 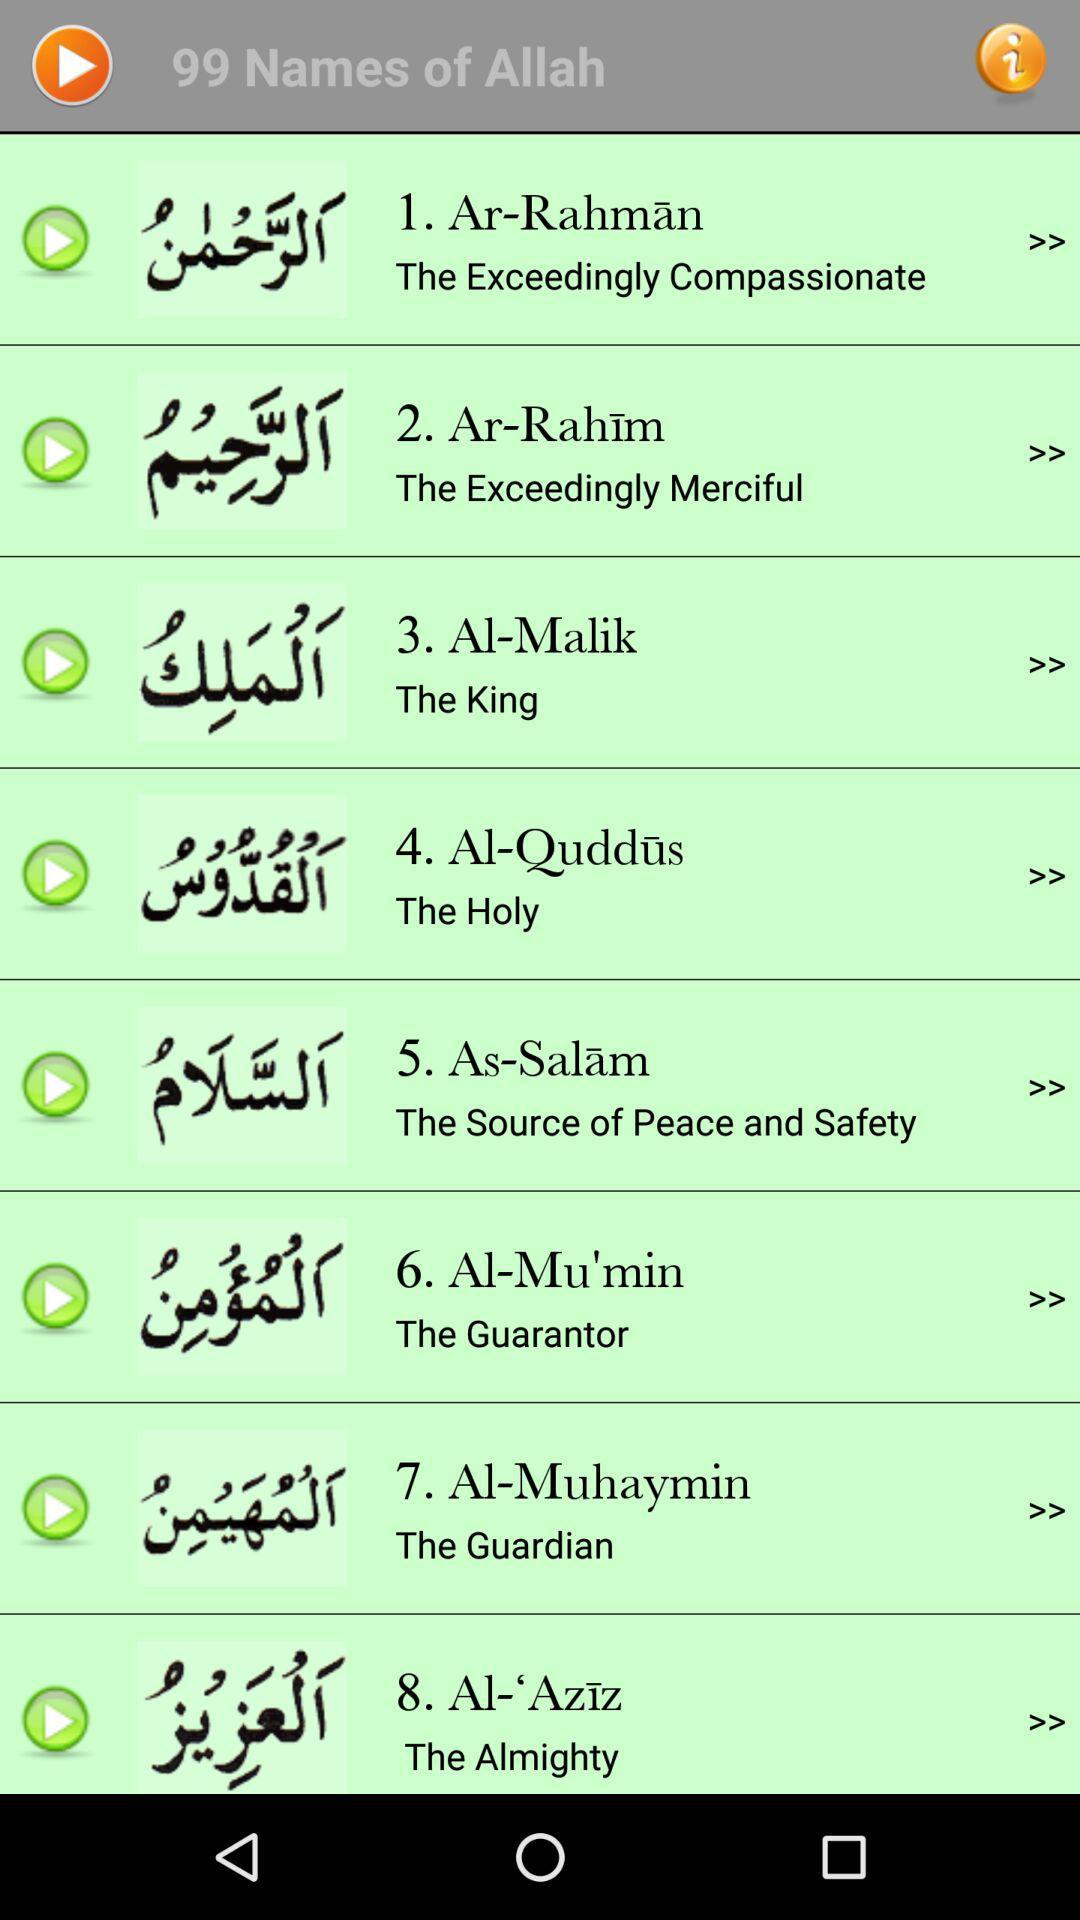 I want to click on the the guarantor, so click(x=511, y=1332).